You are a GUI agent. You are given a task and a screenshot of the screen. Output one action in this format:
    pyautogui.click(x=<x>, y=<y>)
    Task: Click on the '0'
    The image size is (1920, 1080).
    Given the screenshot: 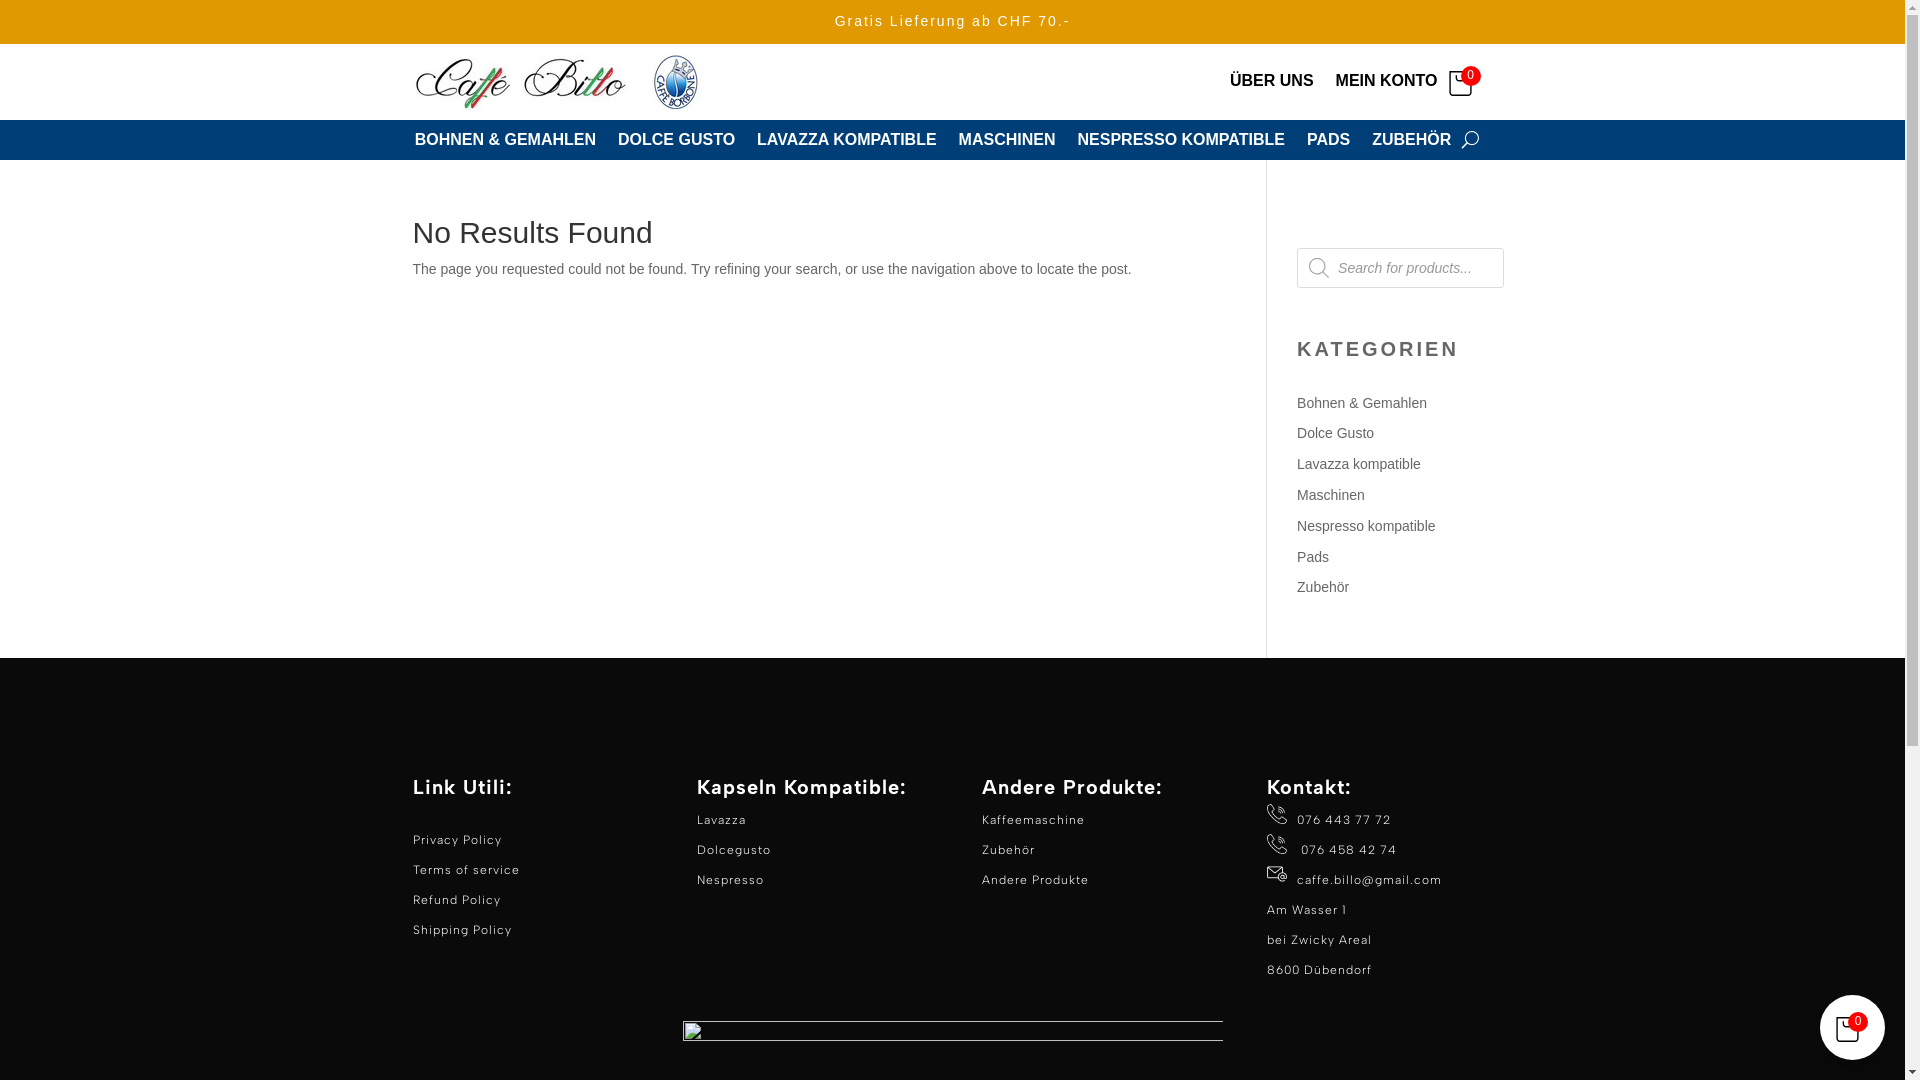 What is the action you would take?
    pyautogui.click(x=1851, y=1027)
    